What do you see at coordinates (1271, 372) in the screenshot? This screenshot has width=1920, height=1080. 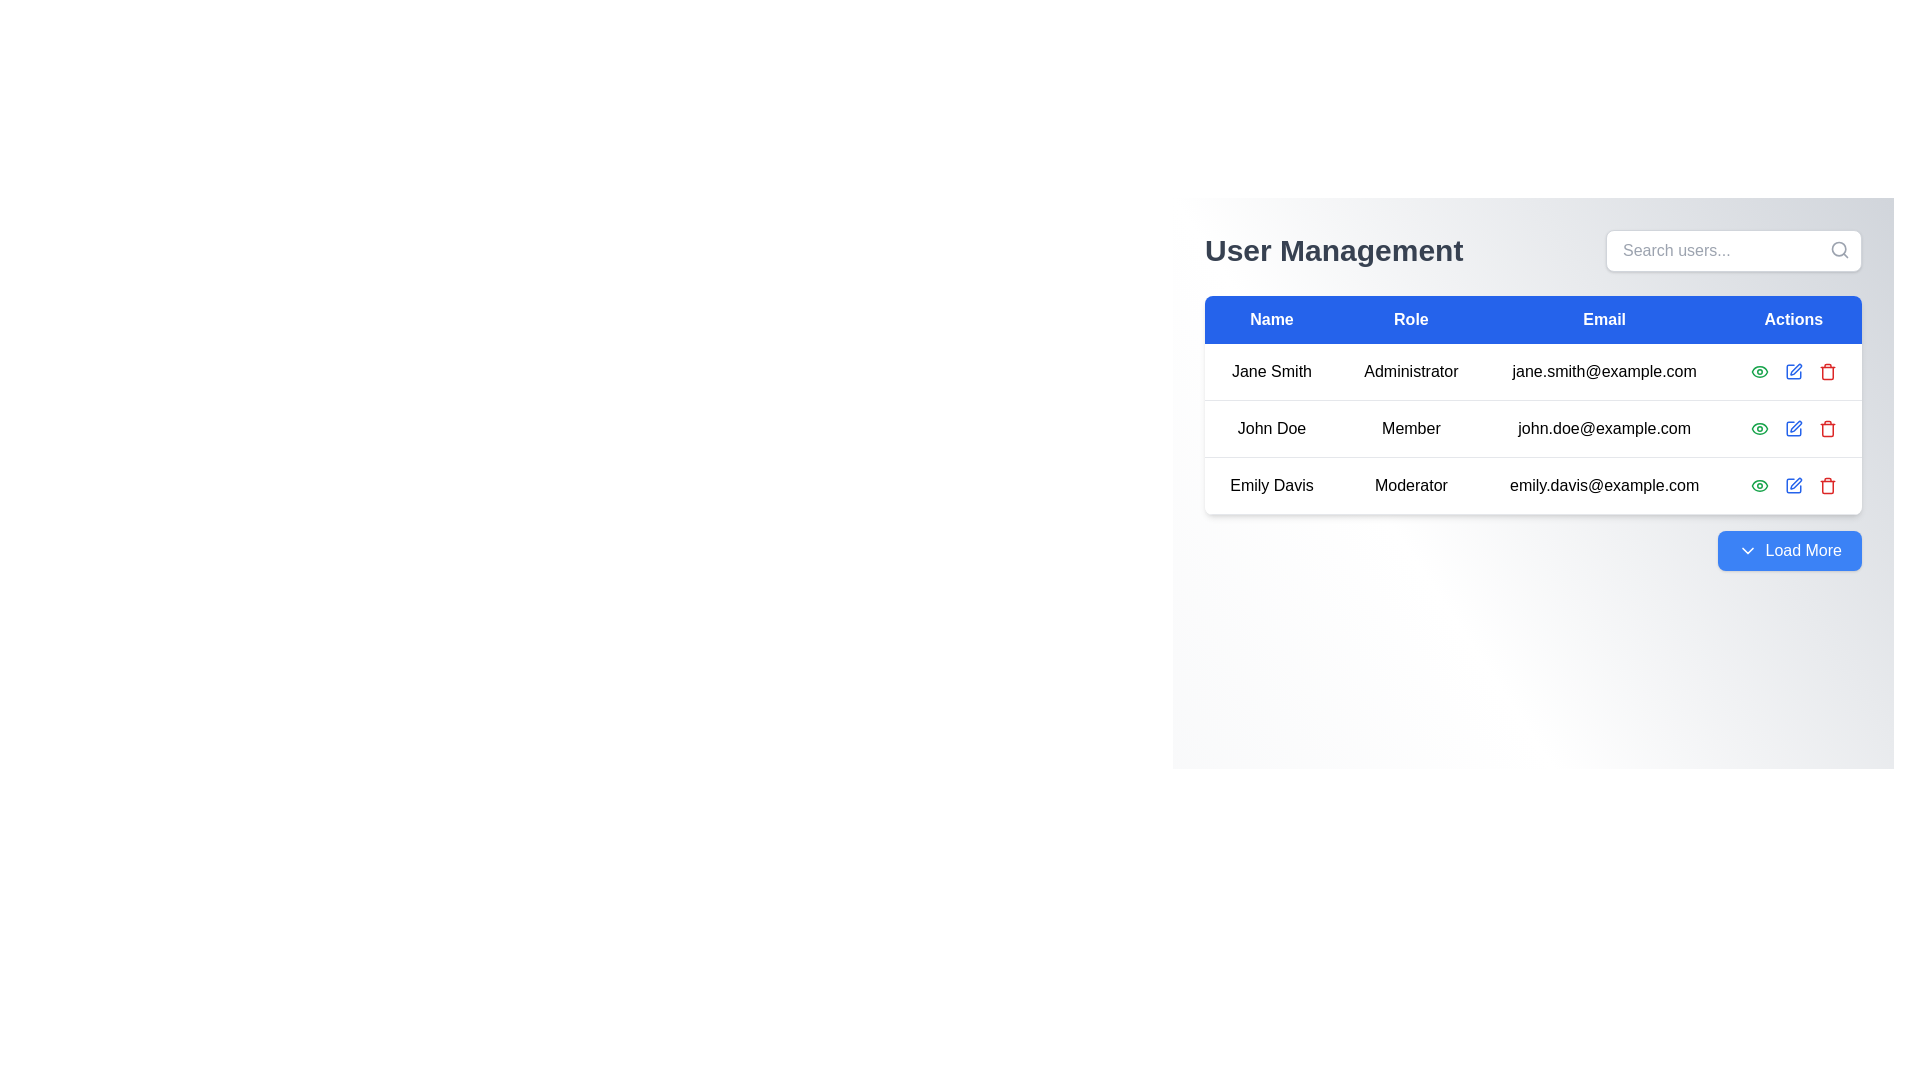 I see `the Text Display element that shows the individual's name, located in the first row of the user management table under the 'Name' column` at bounding box center [1271, 372].